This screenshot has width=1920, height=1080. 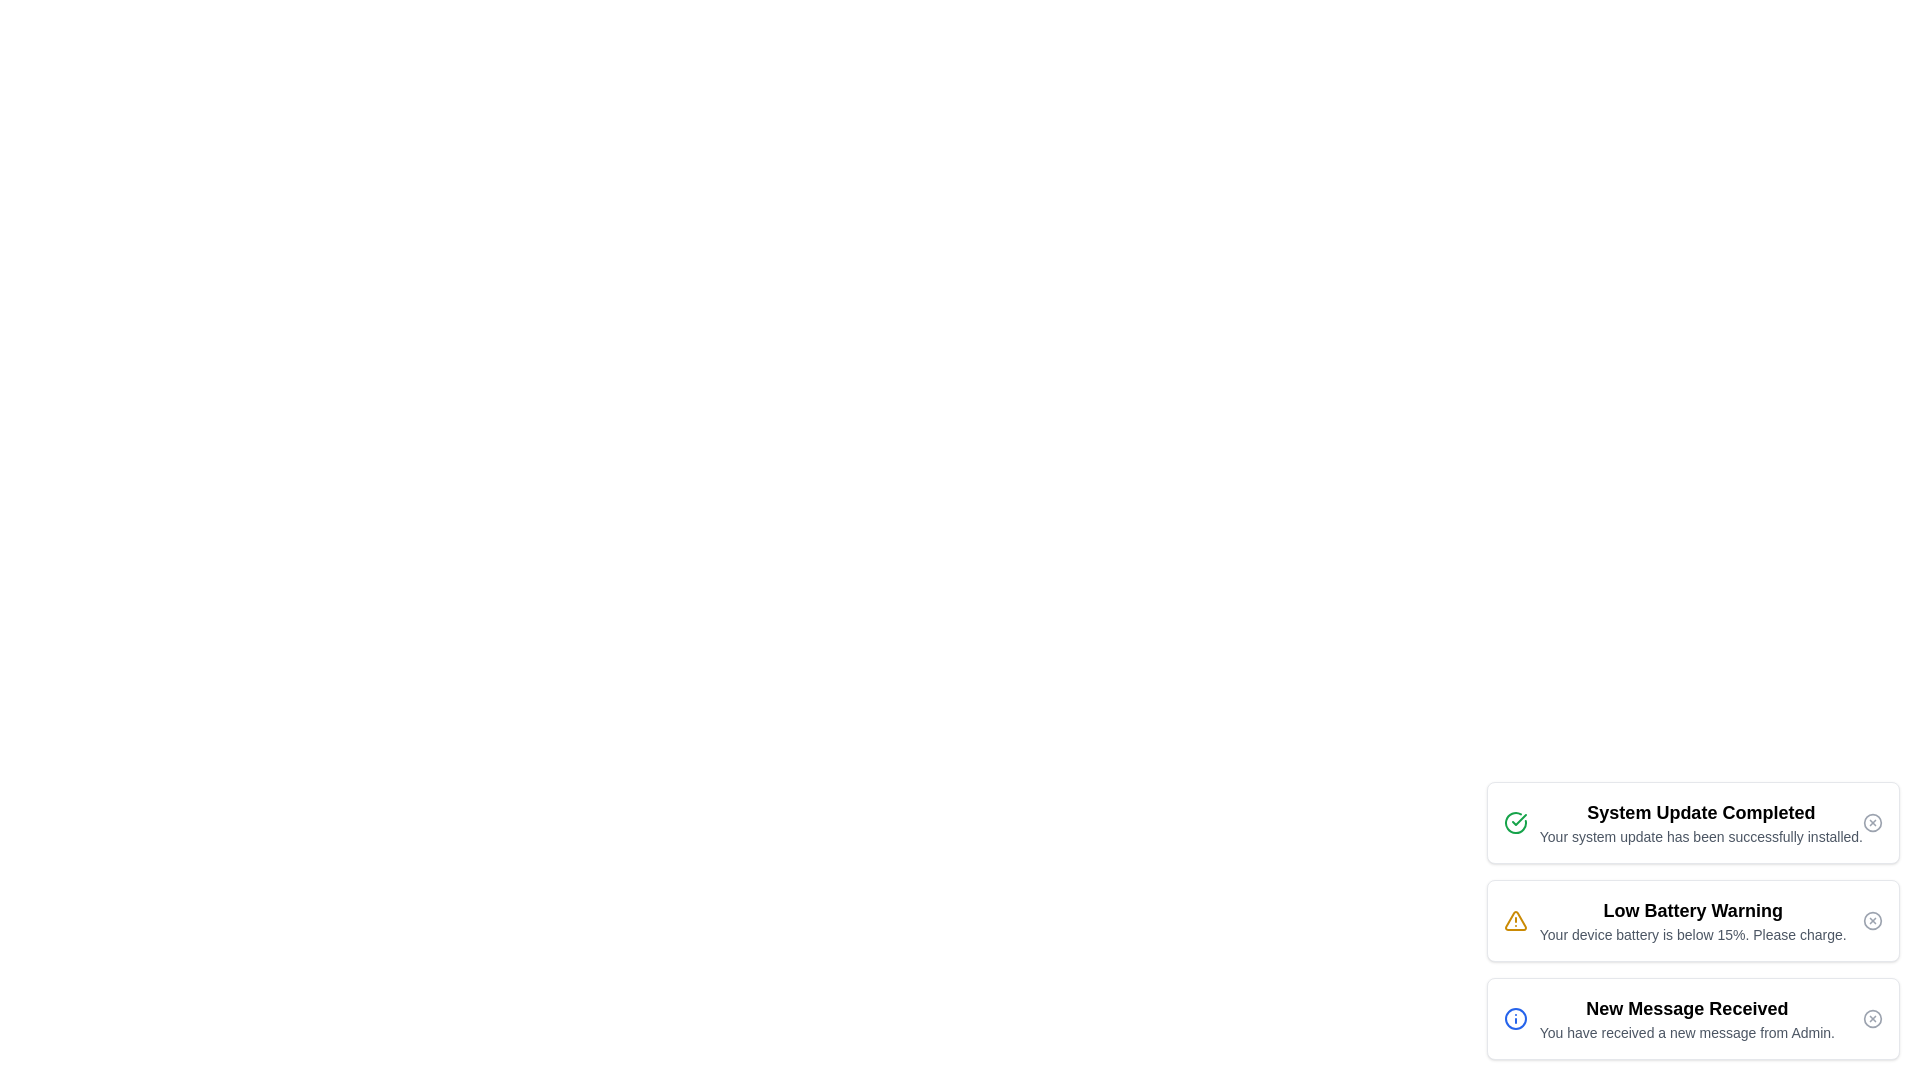 What do you see at coordinates (1700, 813) in the screenshot?
I see `the Text element that serves as the title for the system update notification, positioned at the top of the vertical list of notifications on the right side of the interface` at bounding box center [1700, 813].